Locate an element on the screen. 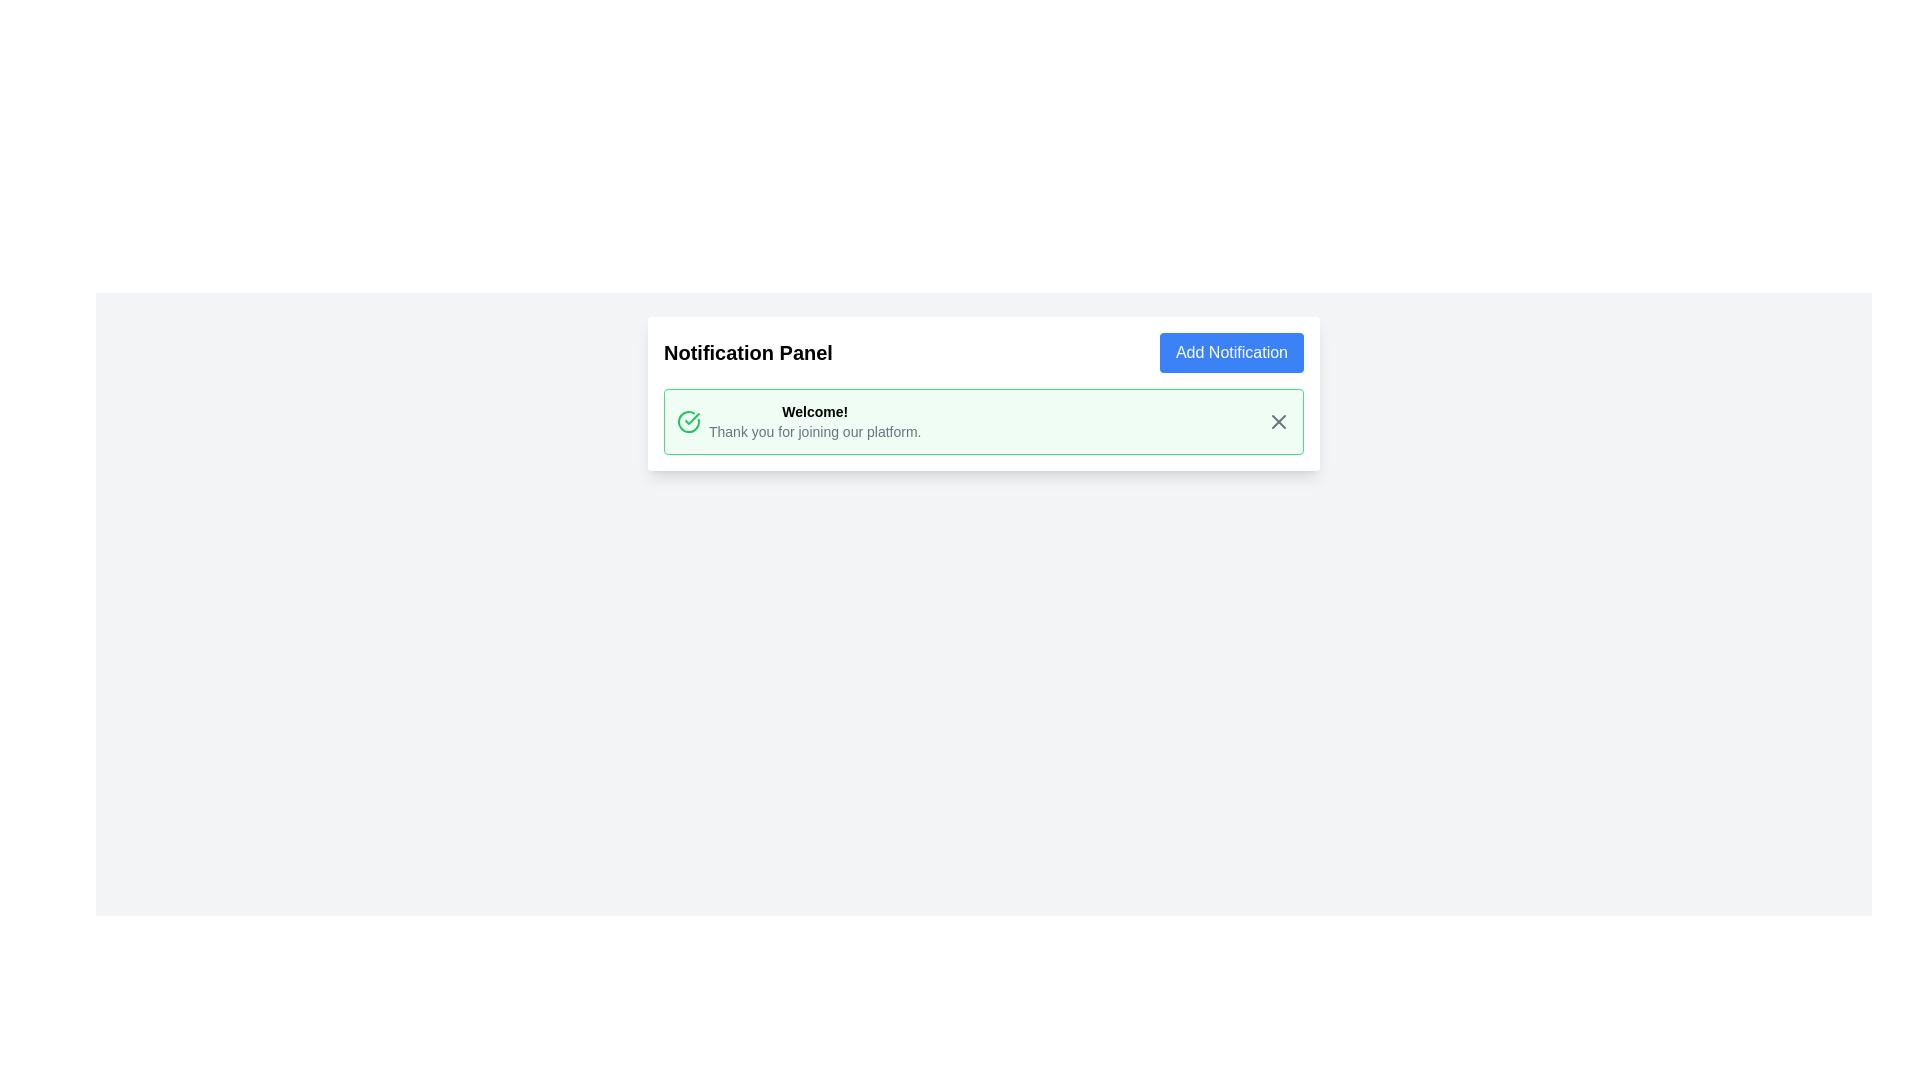 The width and height of the screenshot is (1920, 1080). text from the title or header text label for the notification section, which is positioned to the left of the 'Add Notification' button is located at coordinates (747, 352).